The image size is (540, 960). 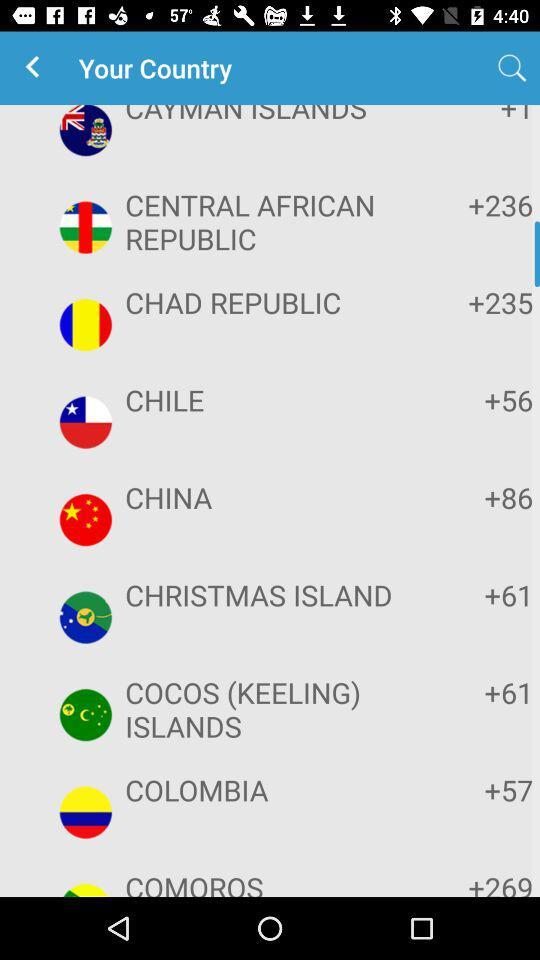 I want to click on the item below the chile, so click(x=471, y=496).